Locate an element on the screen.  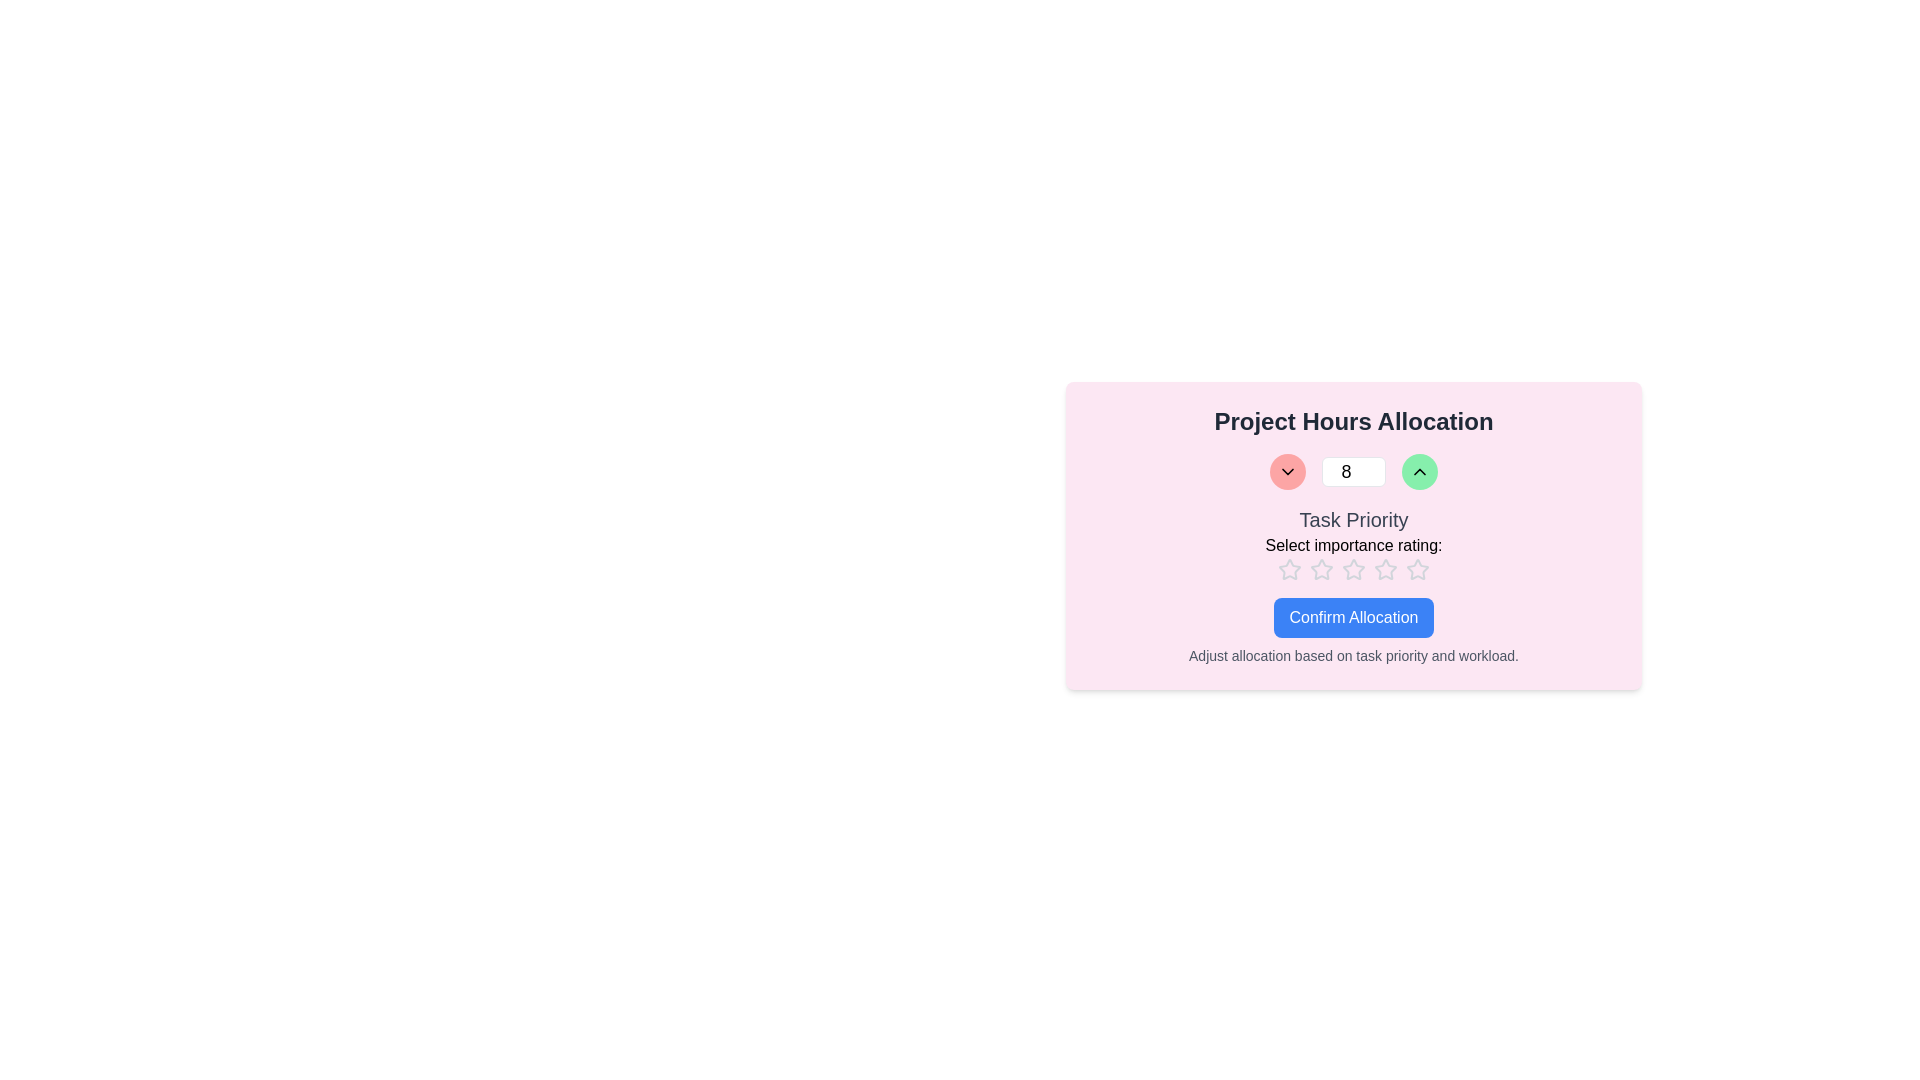
the Text label that serves as a header for the section, positioned centrally above the rating visuals and below the numeric selection interface is located at coordinates (1353, 519).